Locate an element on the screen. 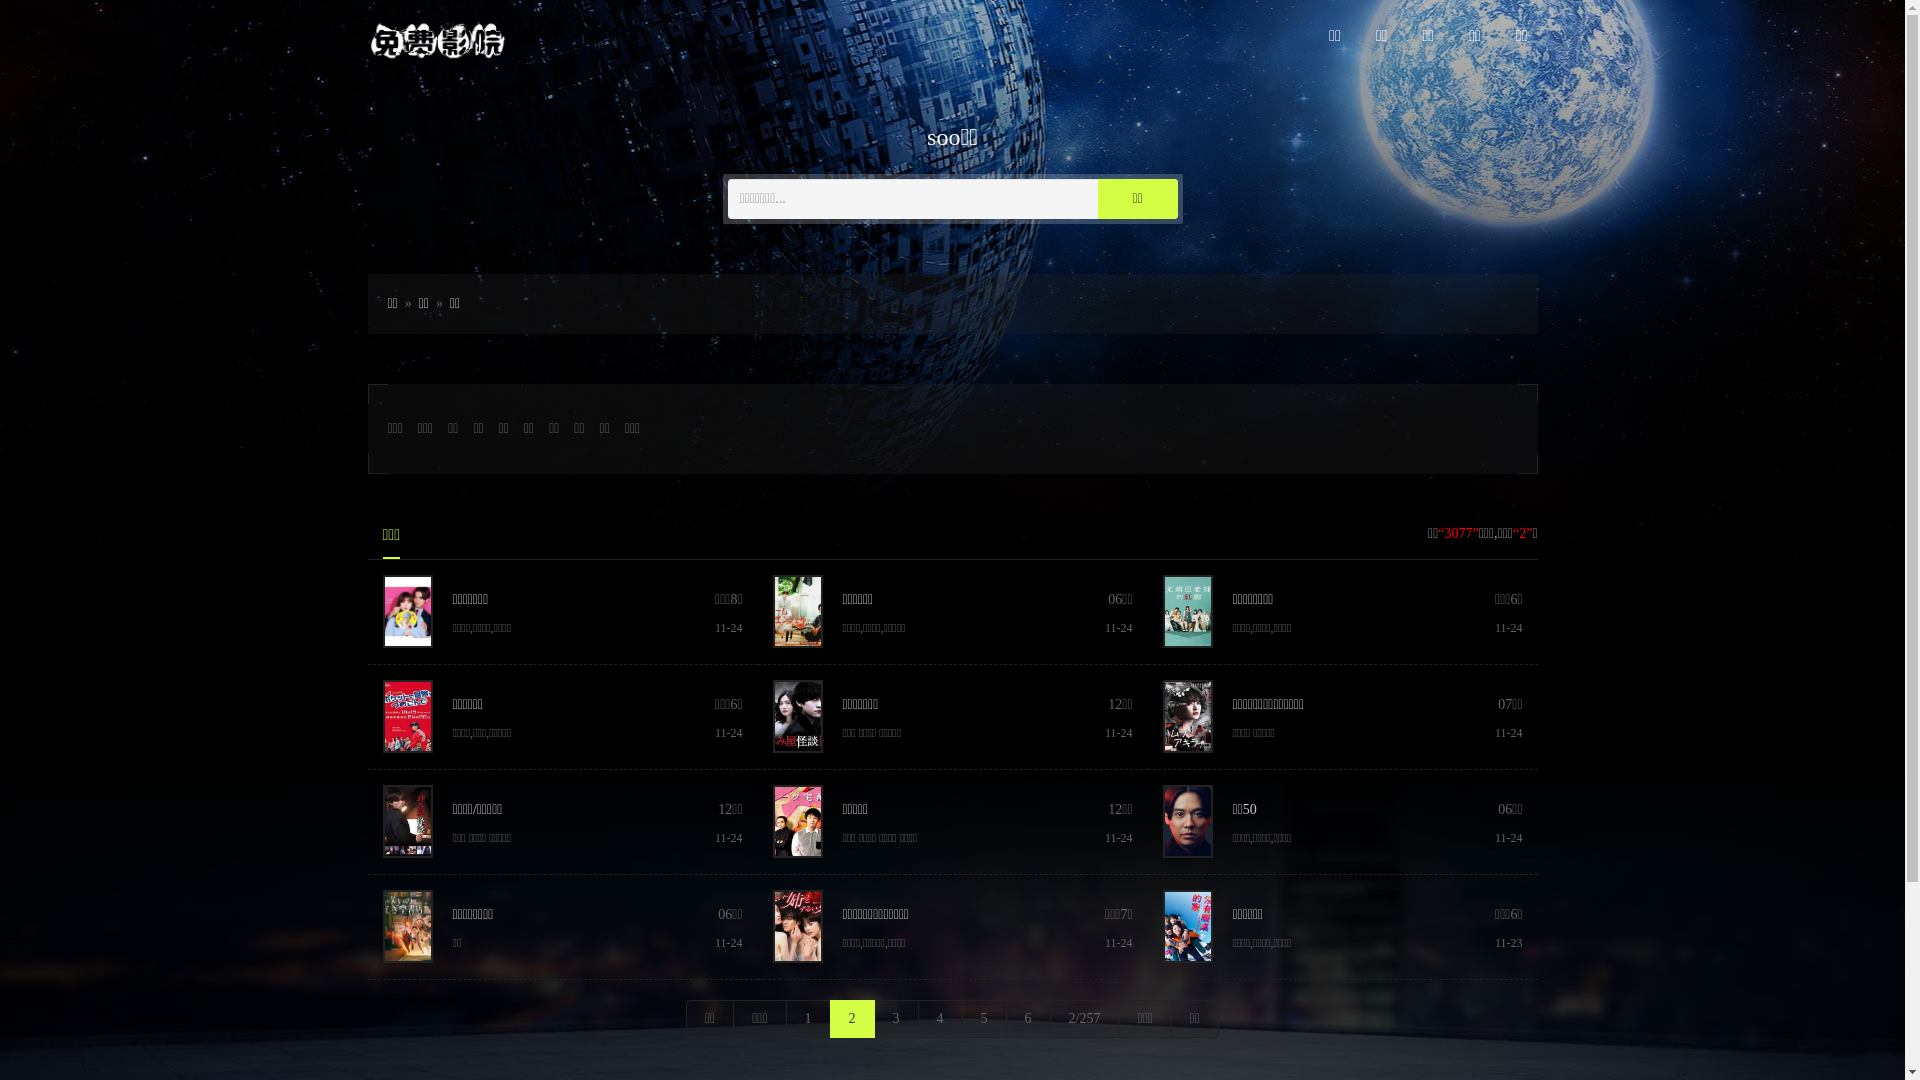  '3' is located at coordinates (873, 1018).